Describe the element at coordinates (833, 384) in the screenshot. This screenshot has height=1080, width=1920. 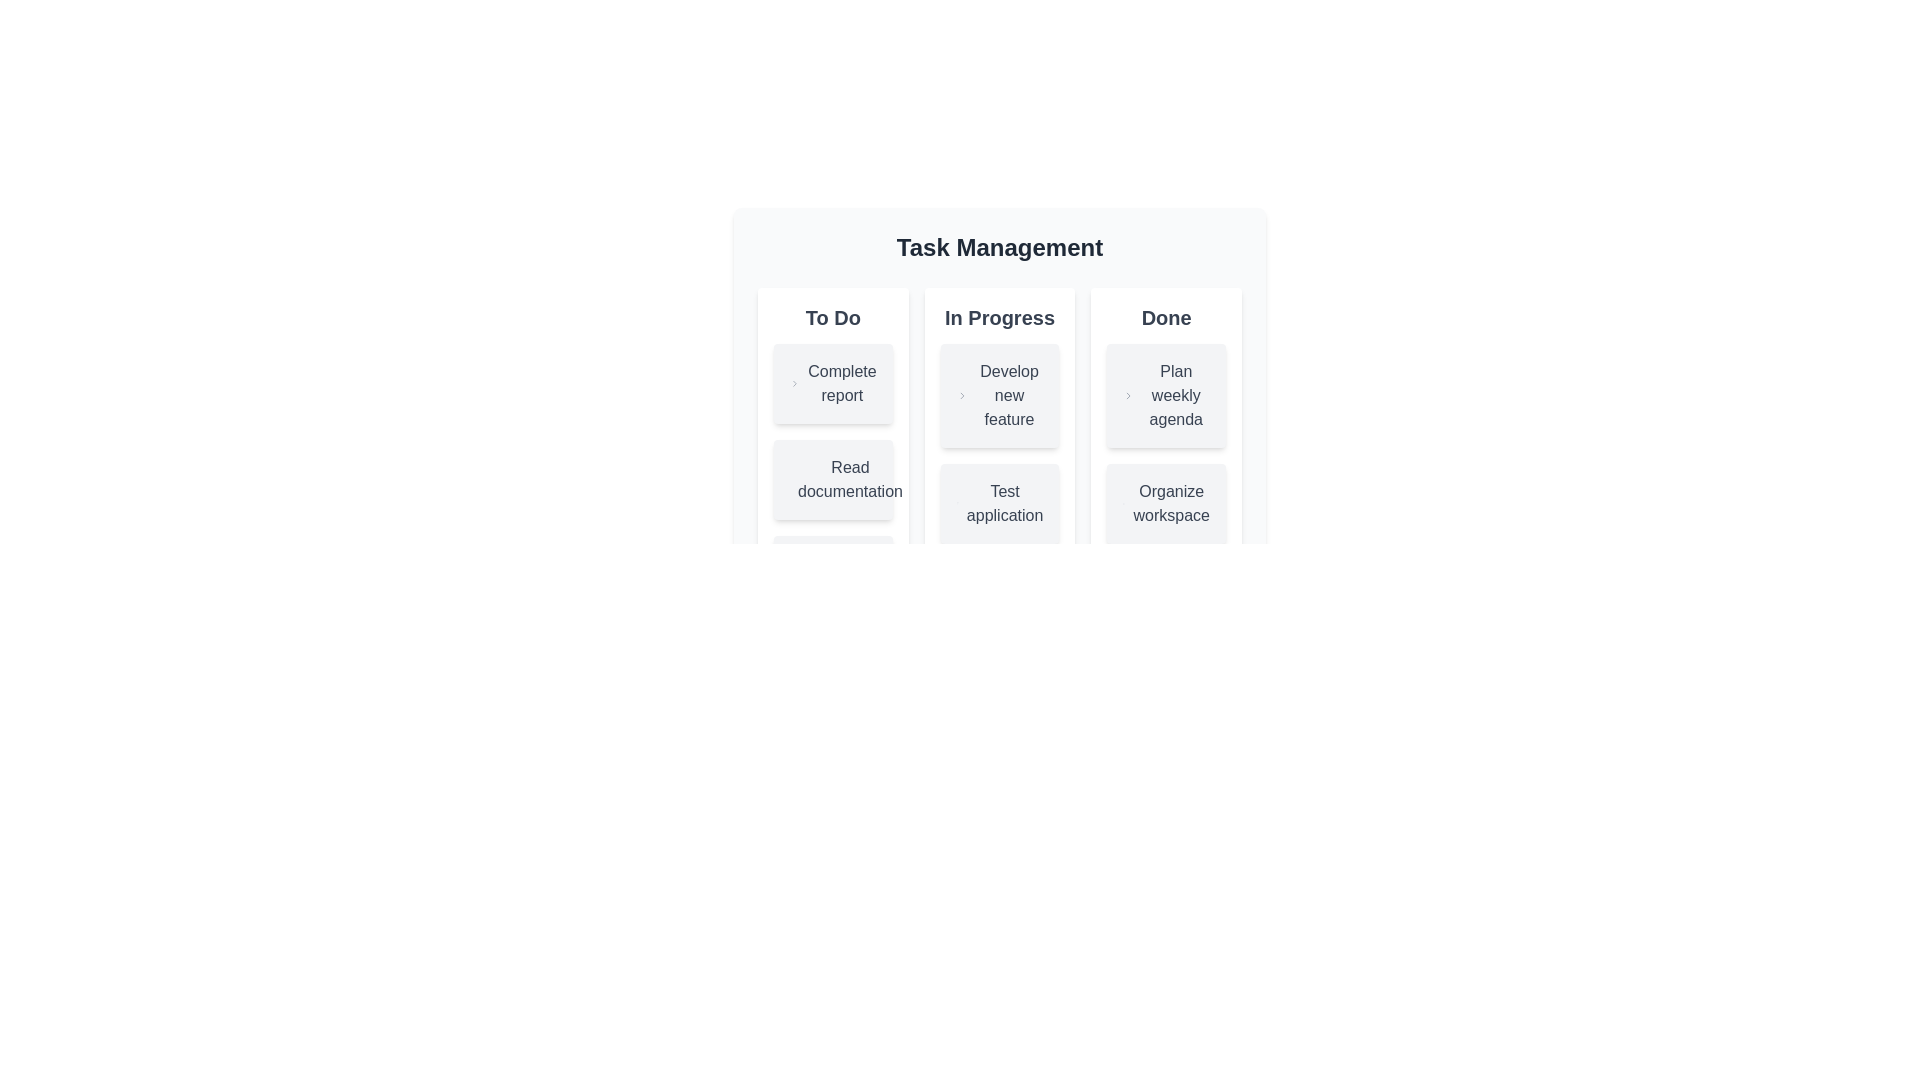
I see `the task item titled 'Complete report' from its current position in the 'To Do' column` at that location.